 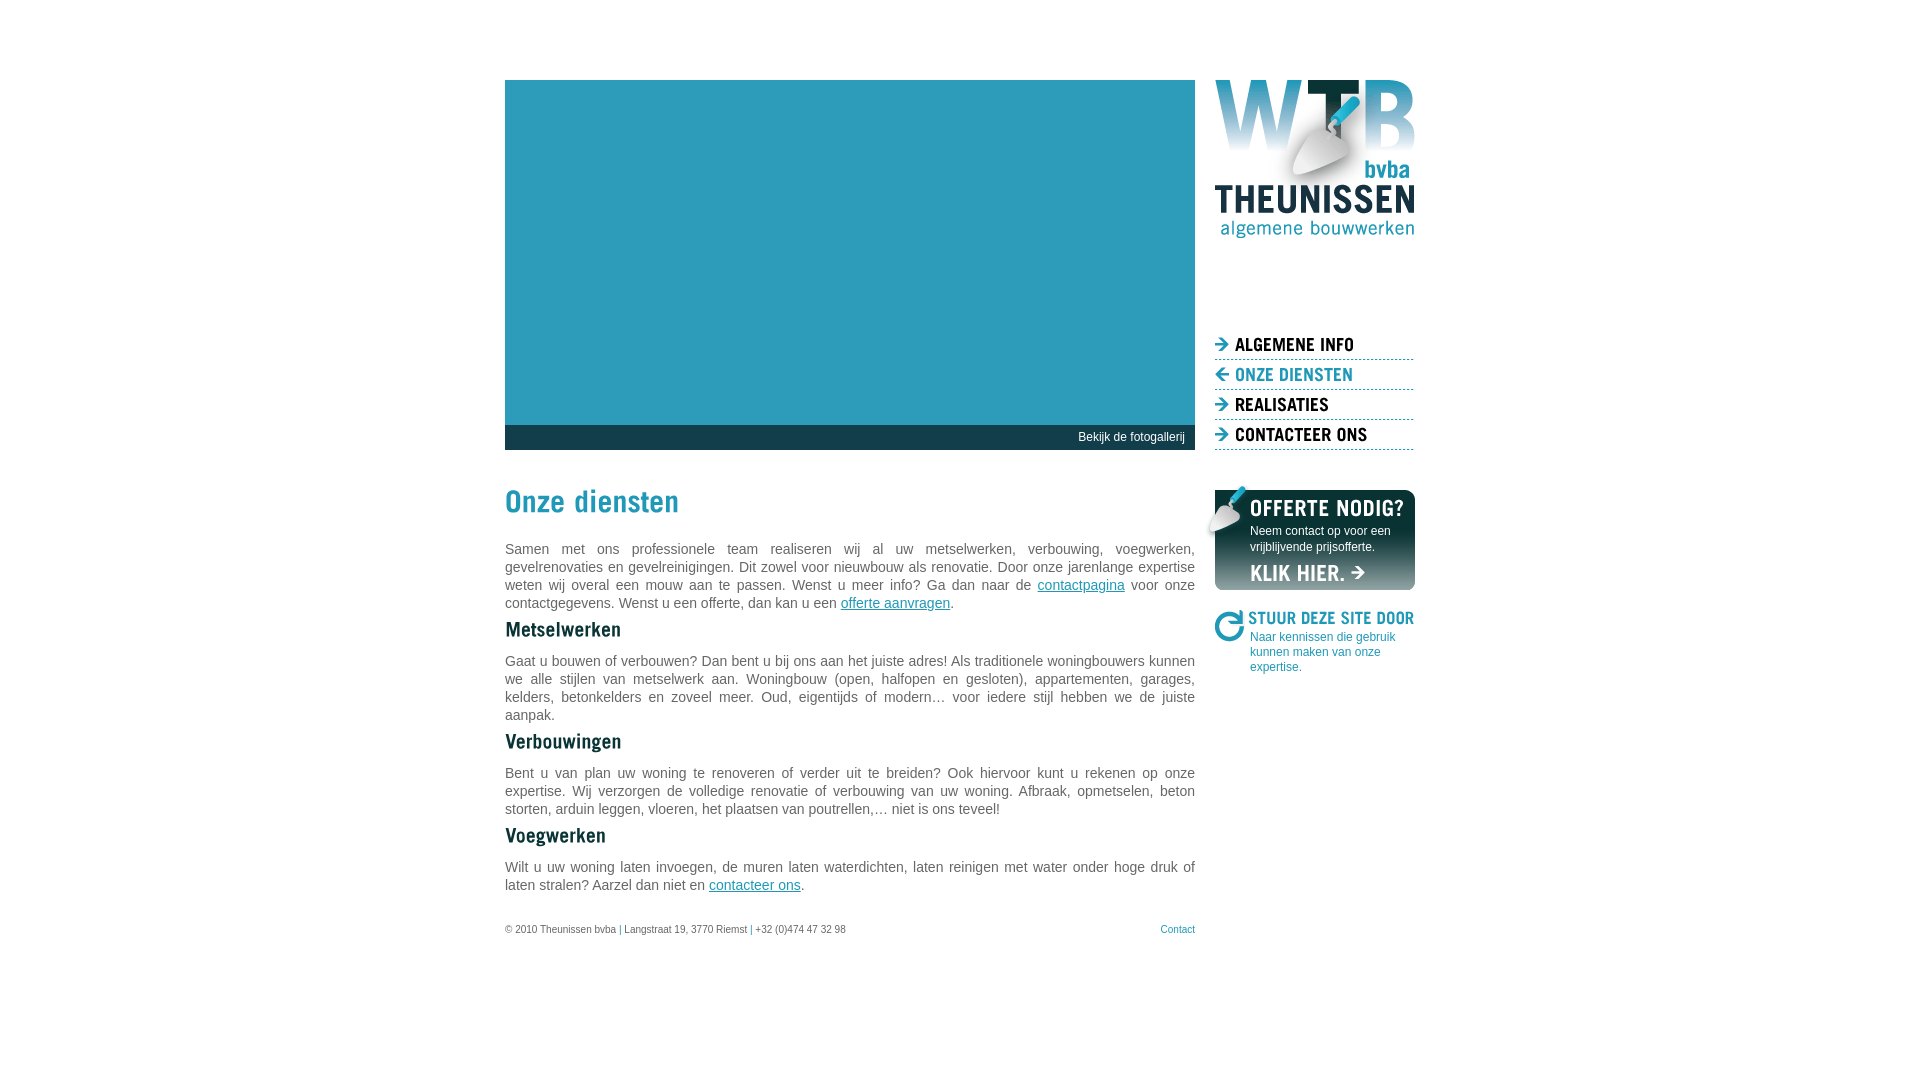 What do you see at coordinates (1080, 585) in the screenshot?
I see `'contactpagina'` at bounding box center [1080, 585].